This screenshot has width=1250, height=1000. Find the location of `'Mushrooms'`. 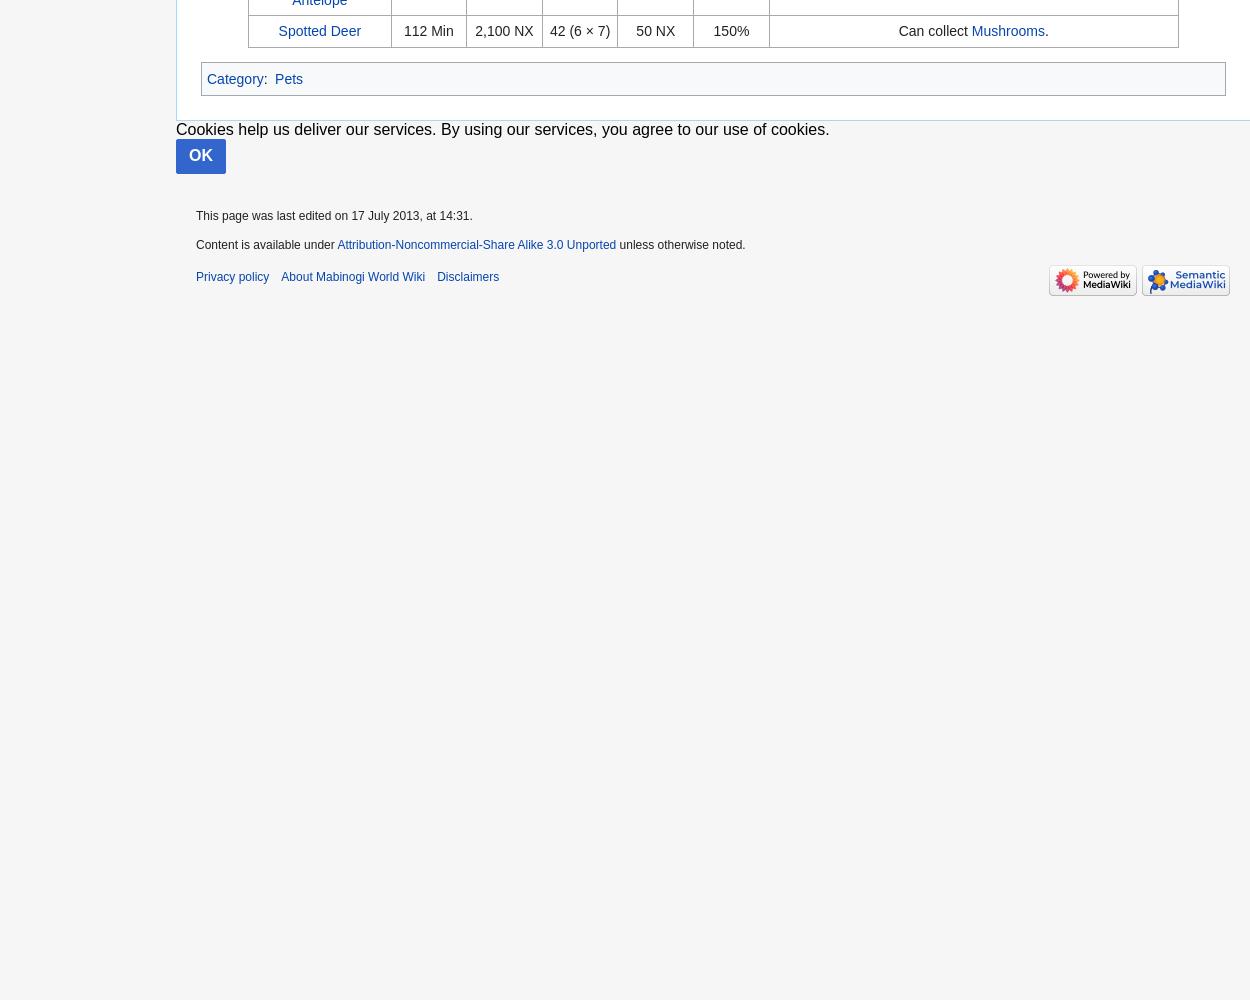

'Mushrooms' is located at coordinates (1008, 31).